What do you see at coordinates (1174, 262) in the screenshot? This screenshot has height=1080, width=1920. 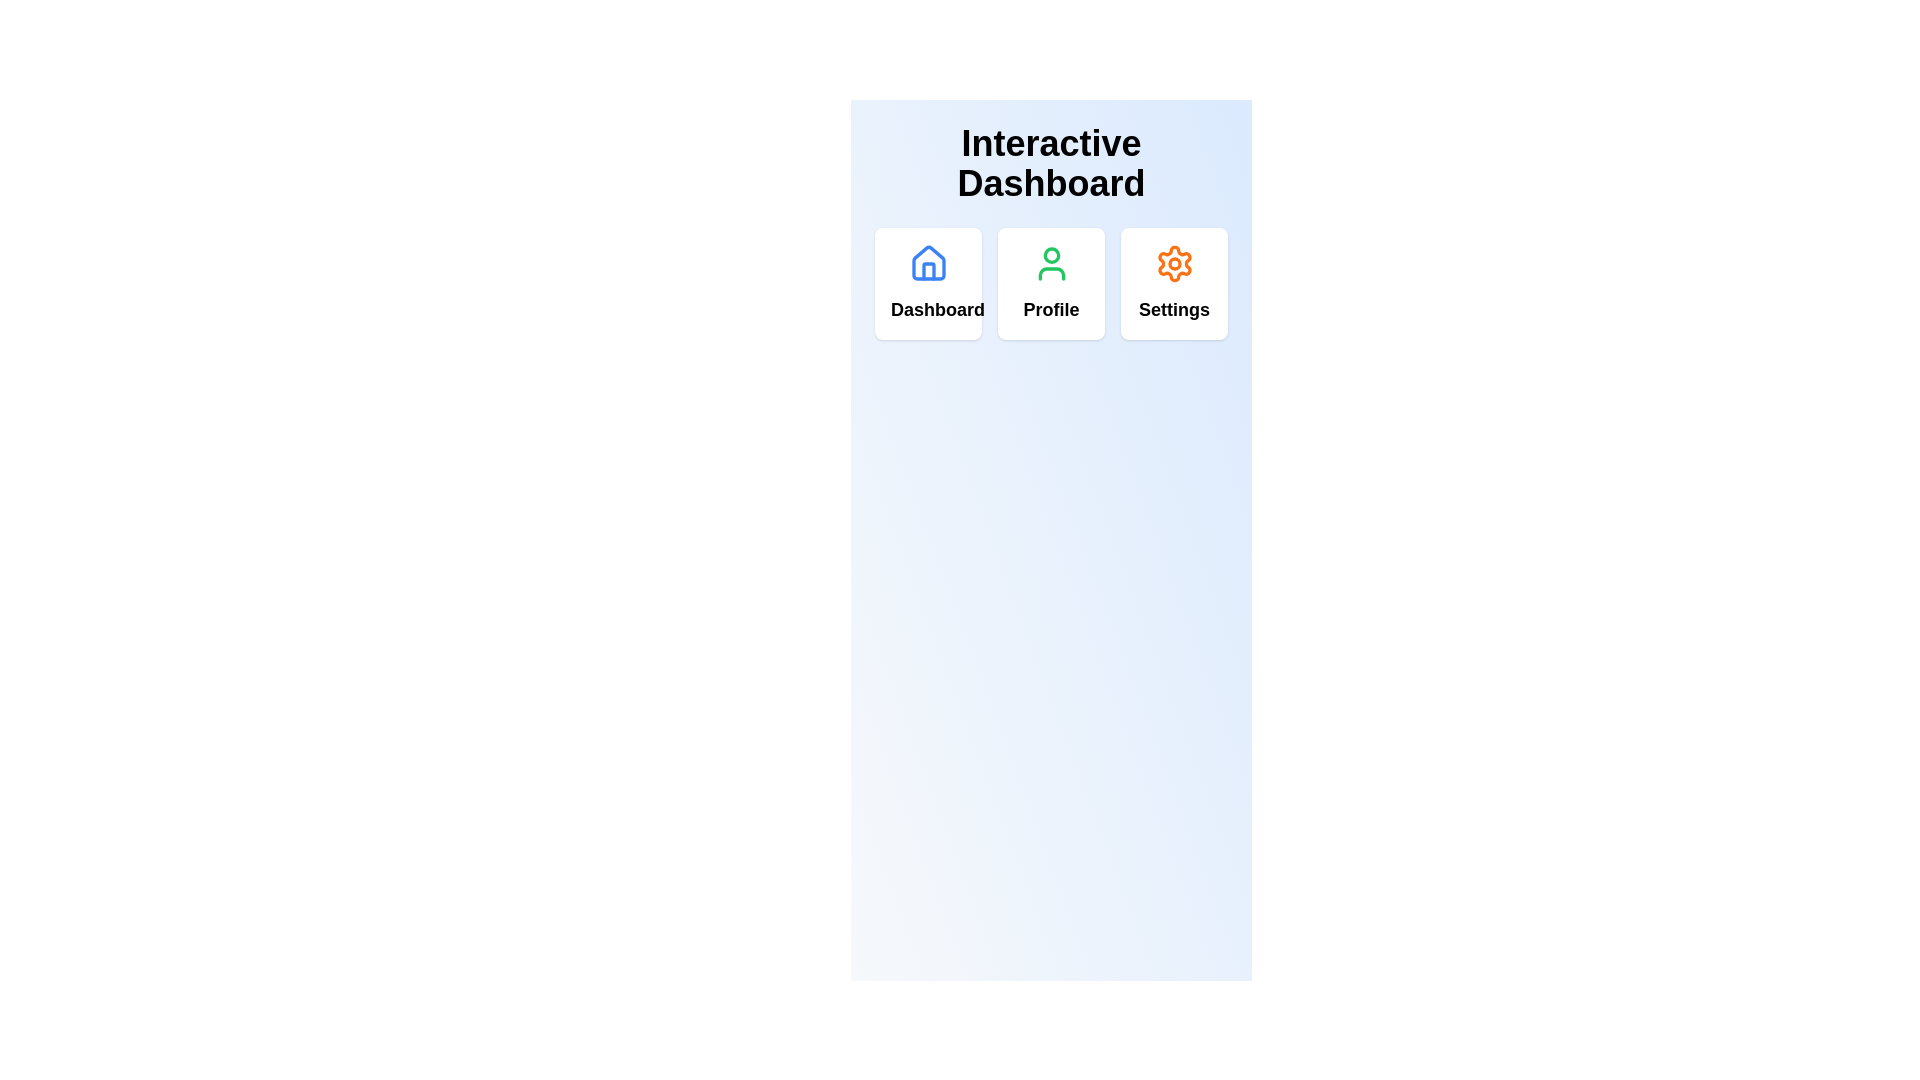 I see `the orange gear icon representing settings, located below the 'Interactive Dashboard' heading` at bounding box center [1174, 262].